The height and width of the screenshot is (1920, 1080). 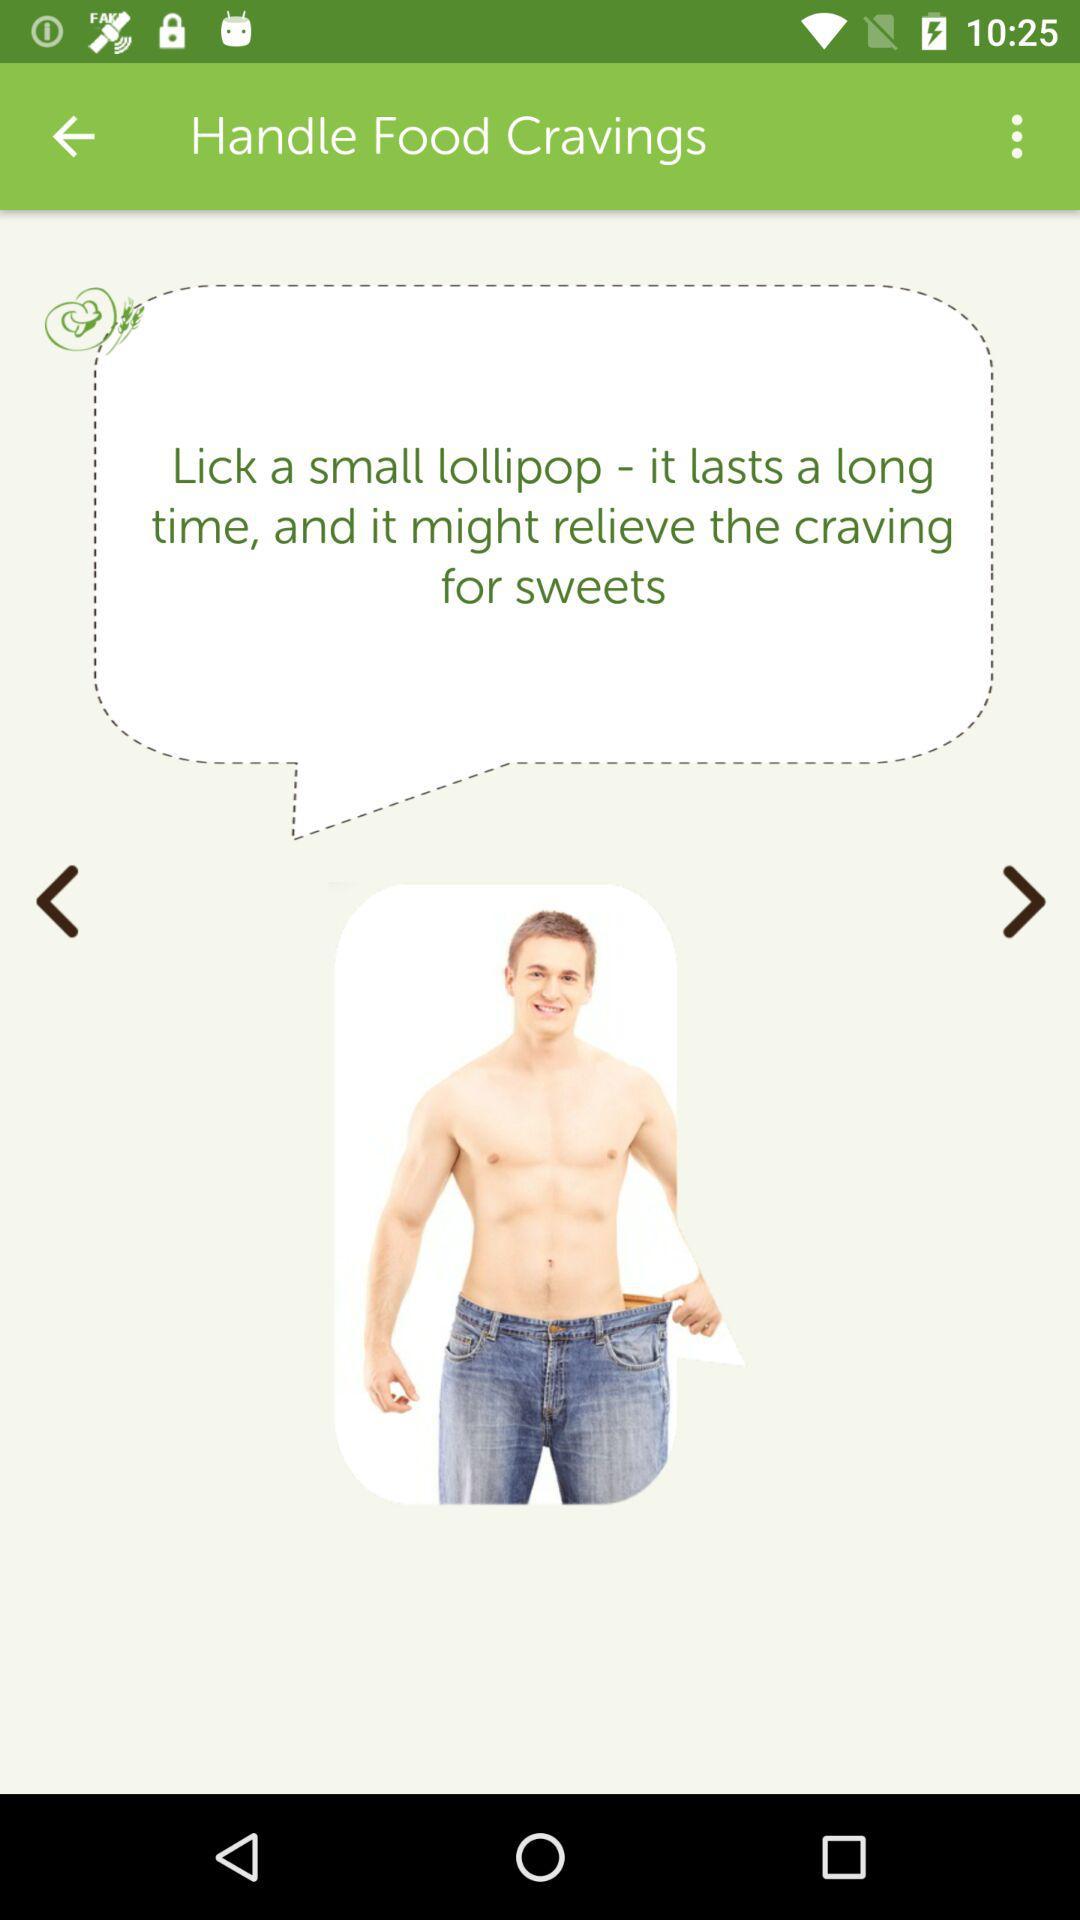 What do you see at coordinates (55, 898) in the screenshot?
I see `item on the left` at bounding box center [55, 898].